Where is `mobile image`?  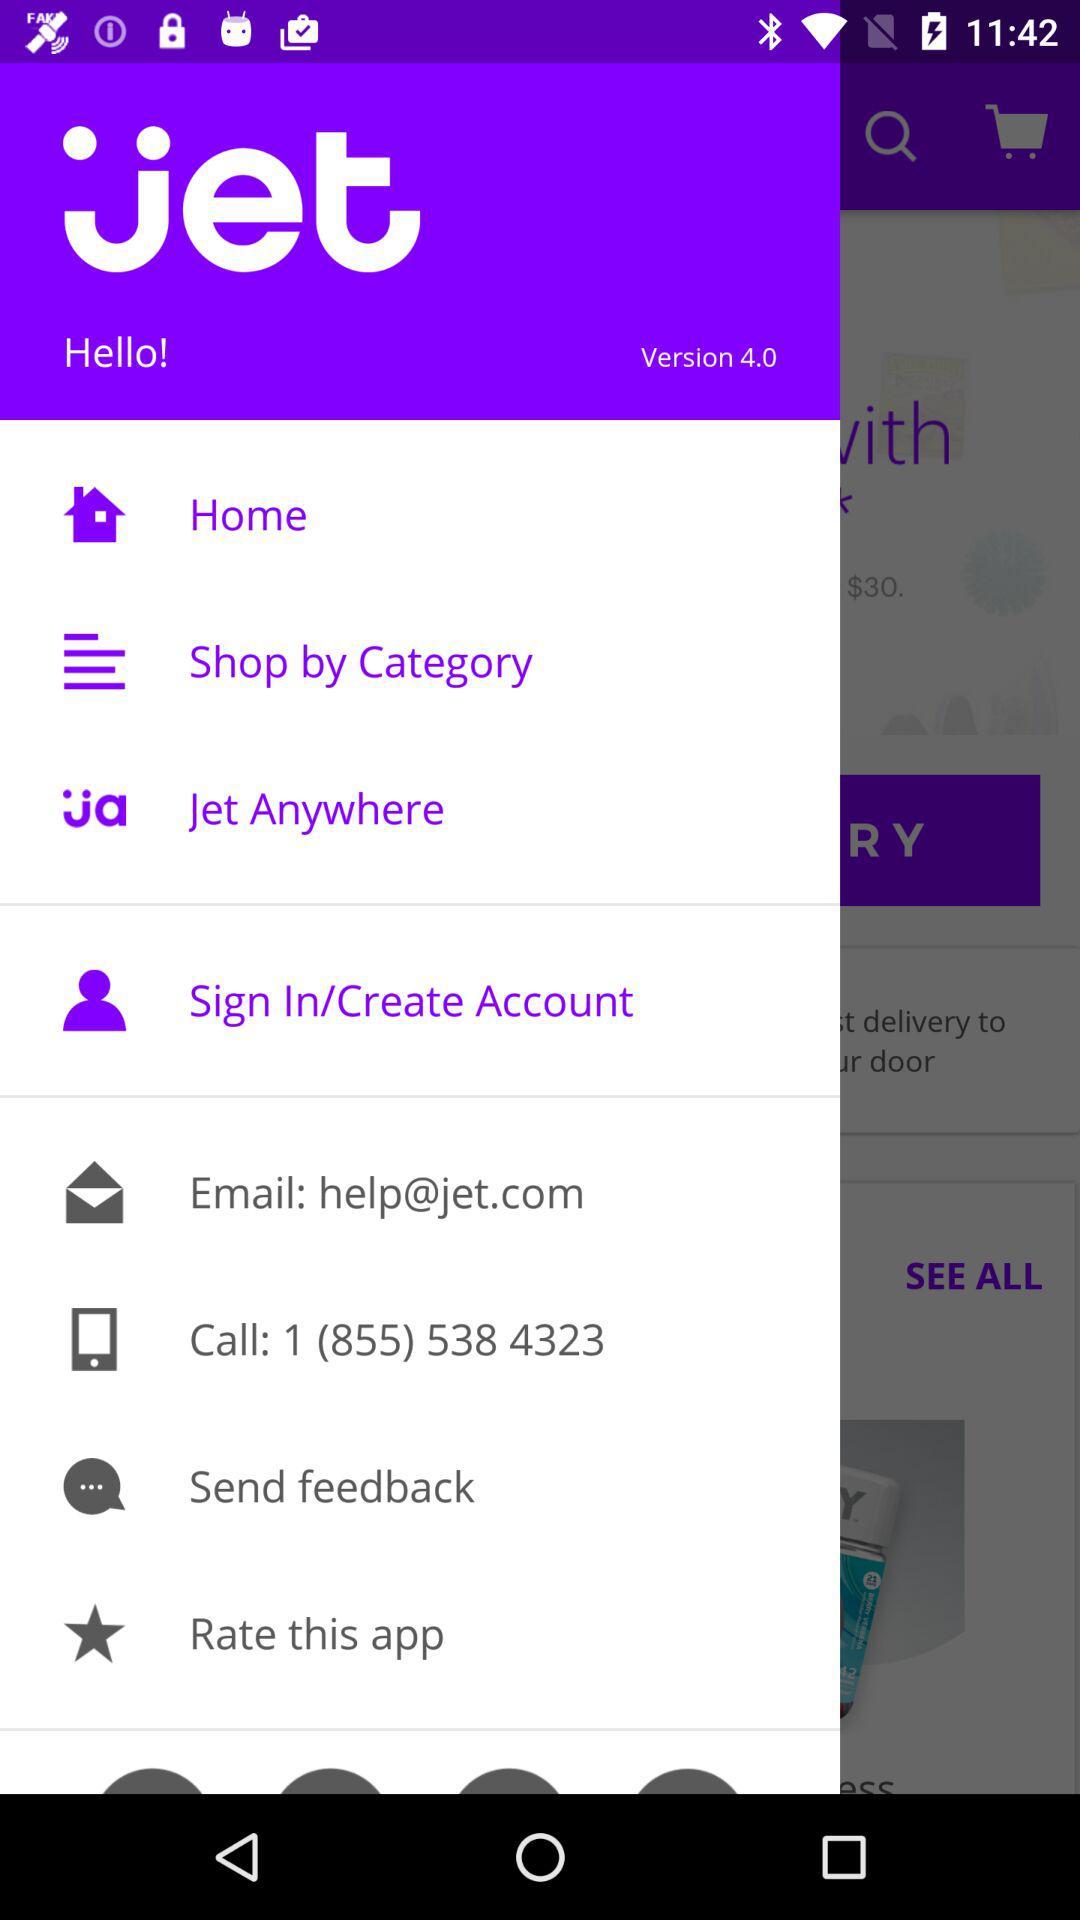
mobile image is located at coordinates (94, 1339).